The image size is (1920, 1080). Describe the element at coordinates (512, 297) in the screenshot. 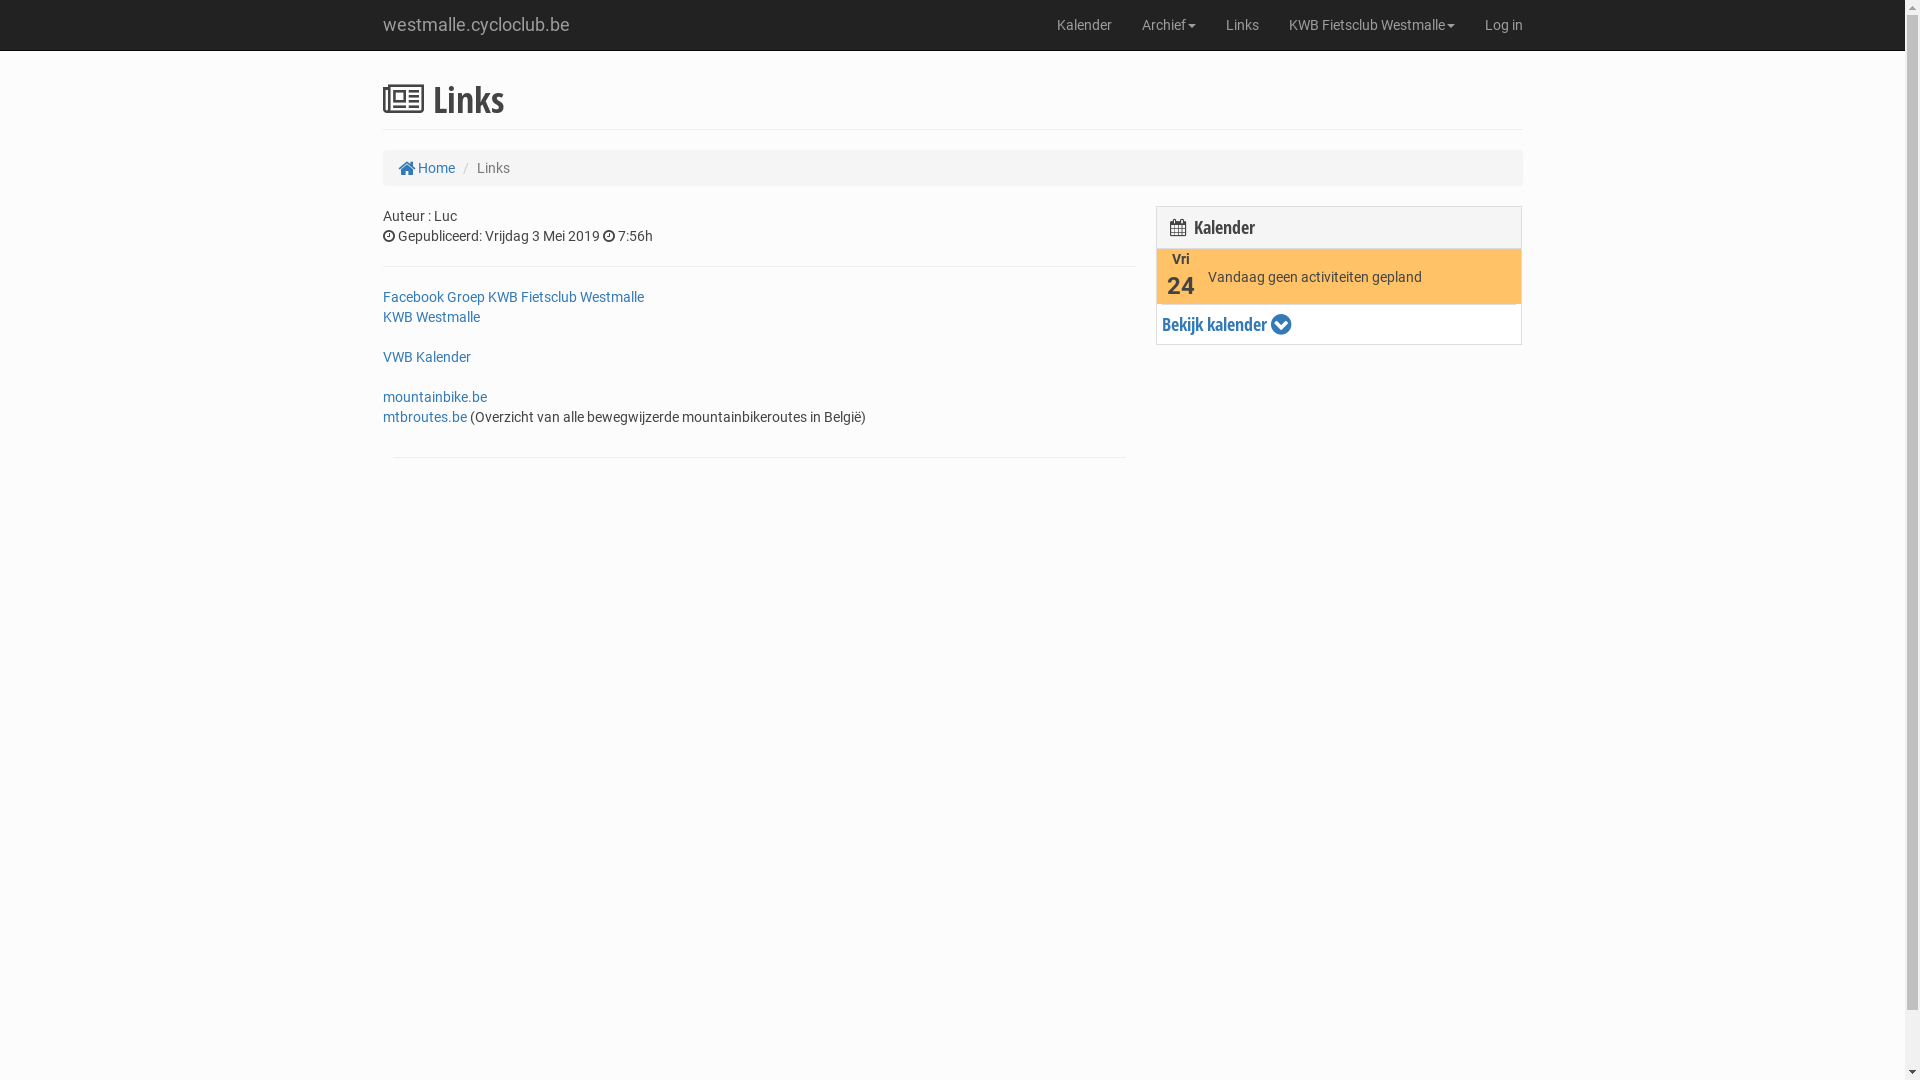

I see `'Facebook Groep KWB Fietsclub Westmalle'` at that location.